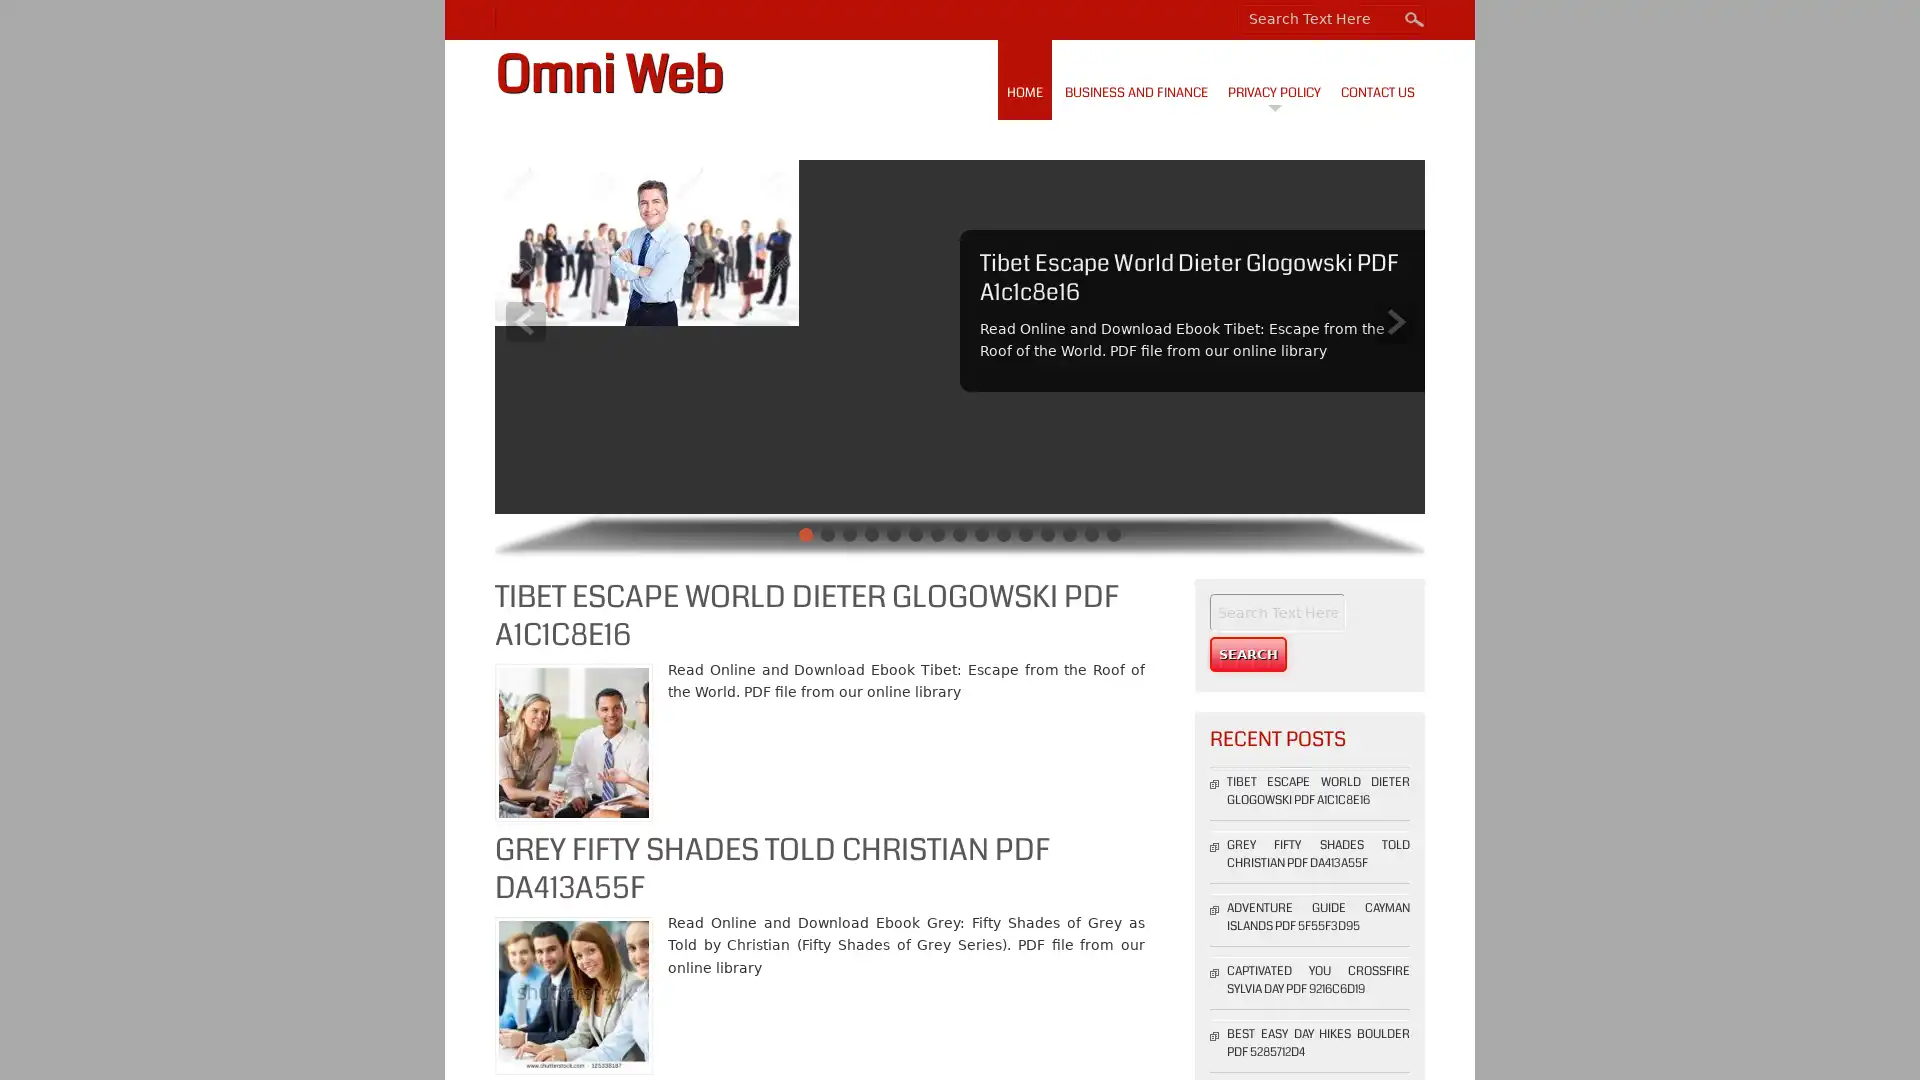 This screenshot has height=1080, width=1920. Describe the element at coordinates (1247, 654) in the screenshot. I see `Search` at that location.